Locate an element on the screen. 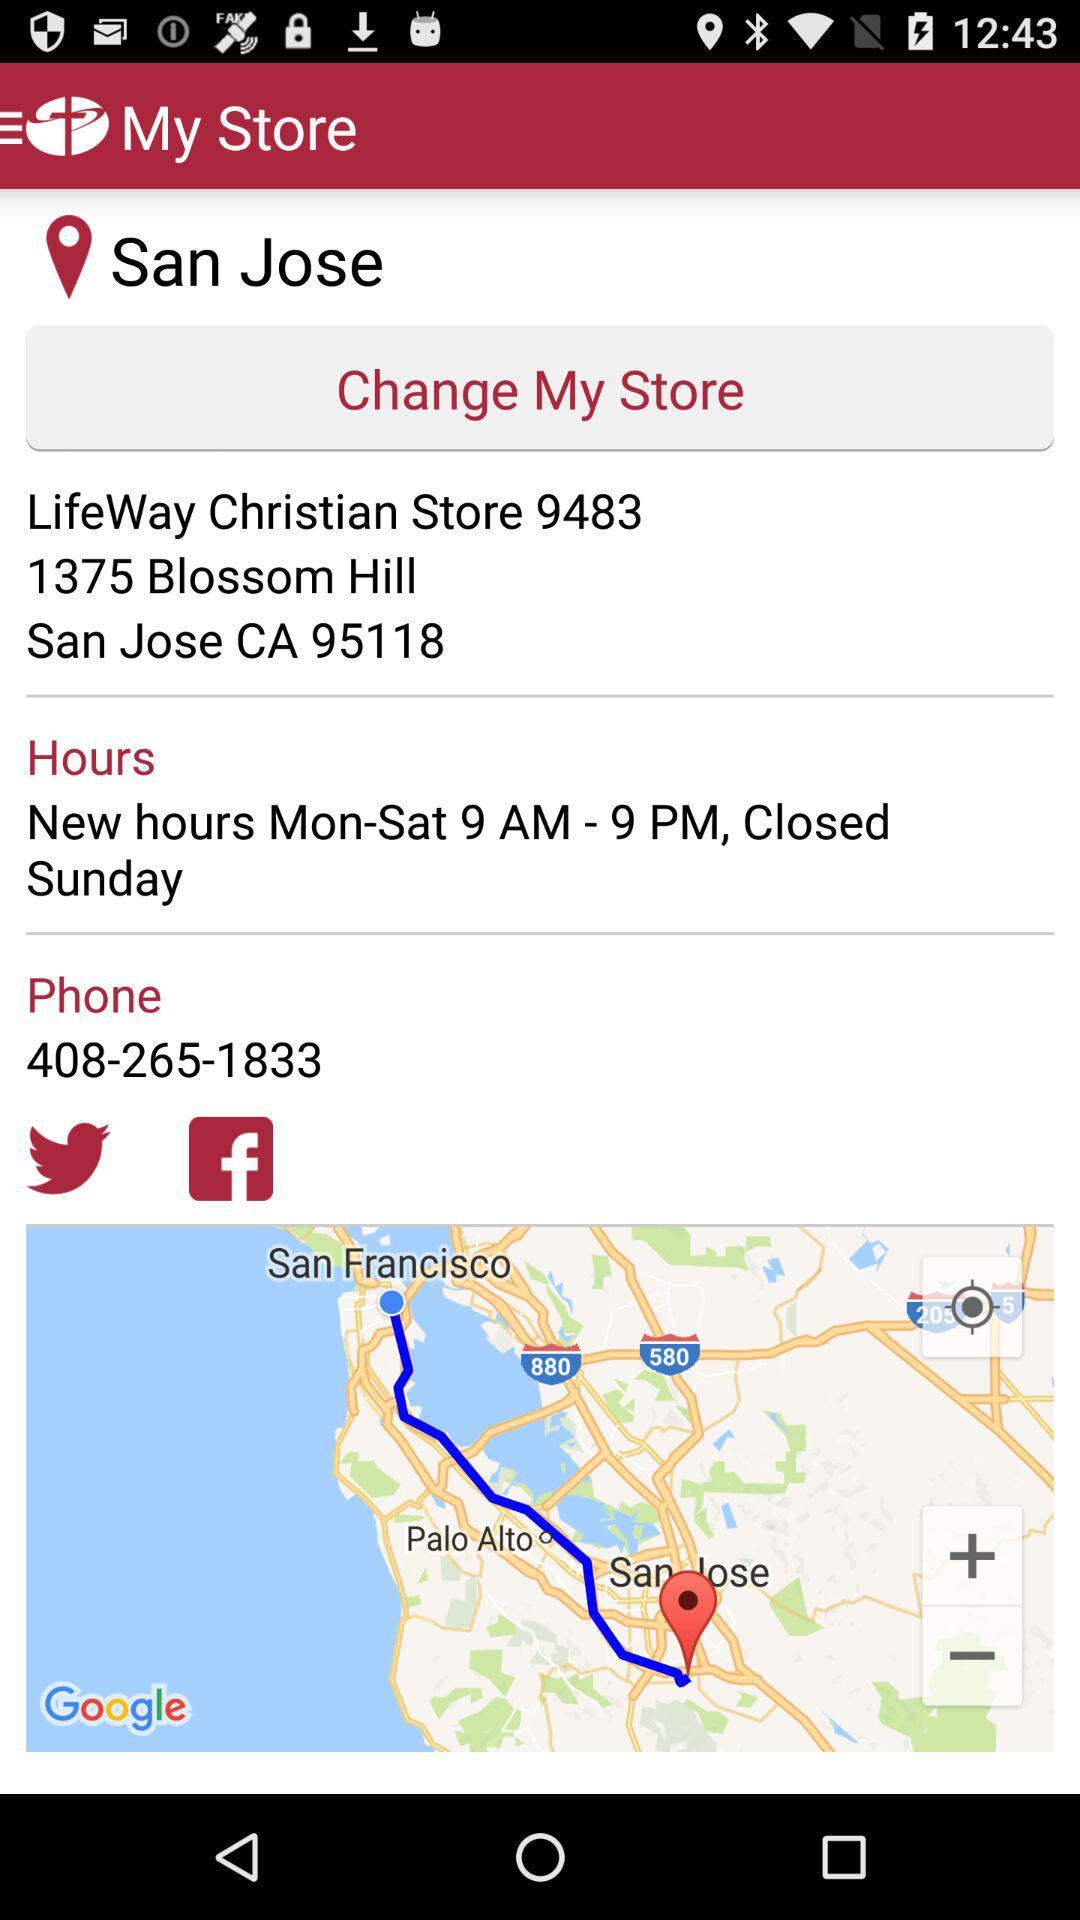 This screenshot has width=1080, height=1920. the add icon is located at coordinates (971, 1663).